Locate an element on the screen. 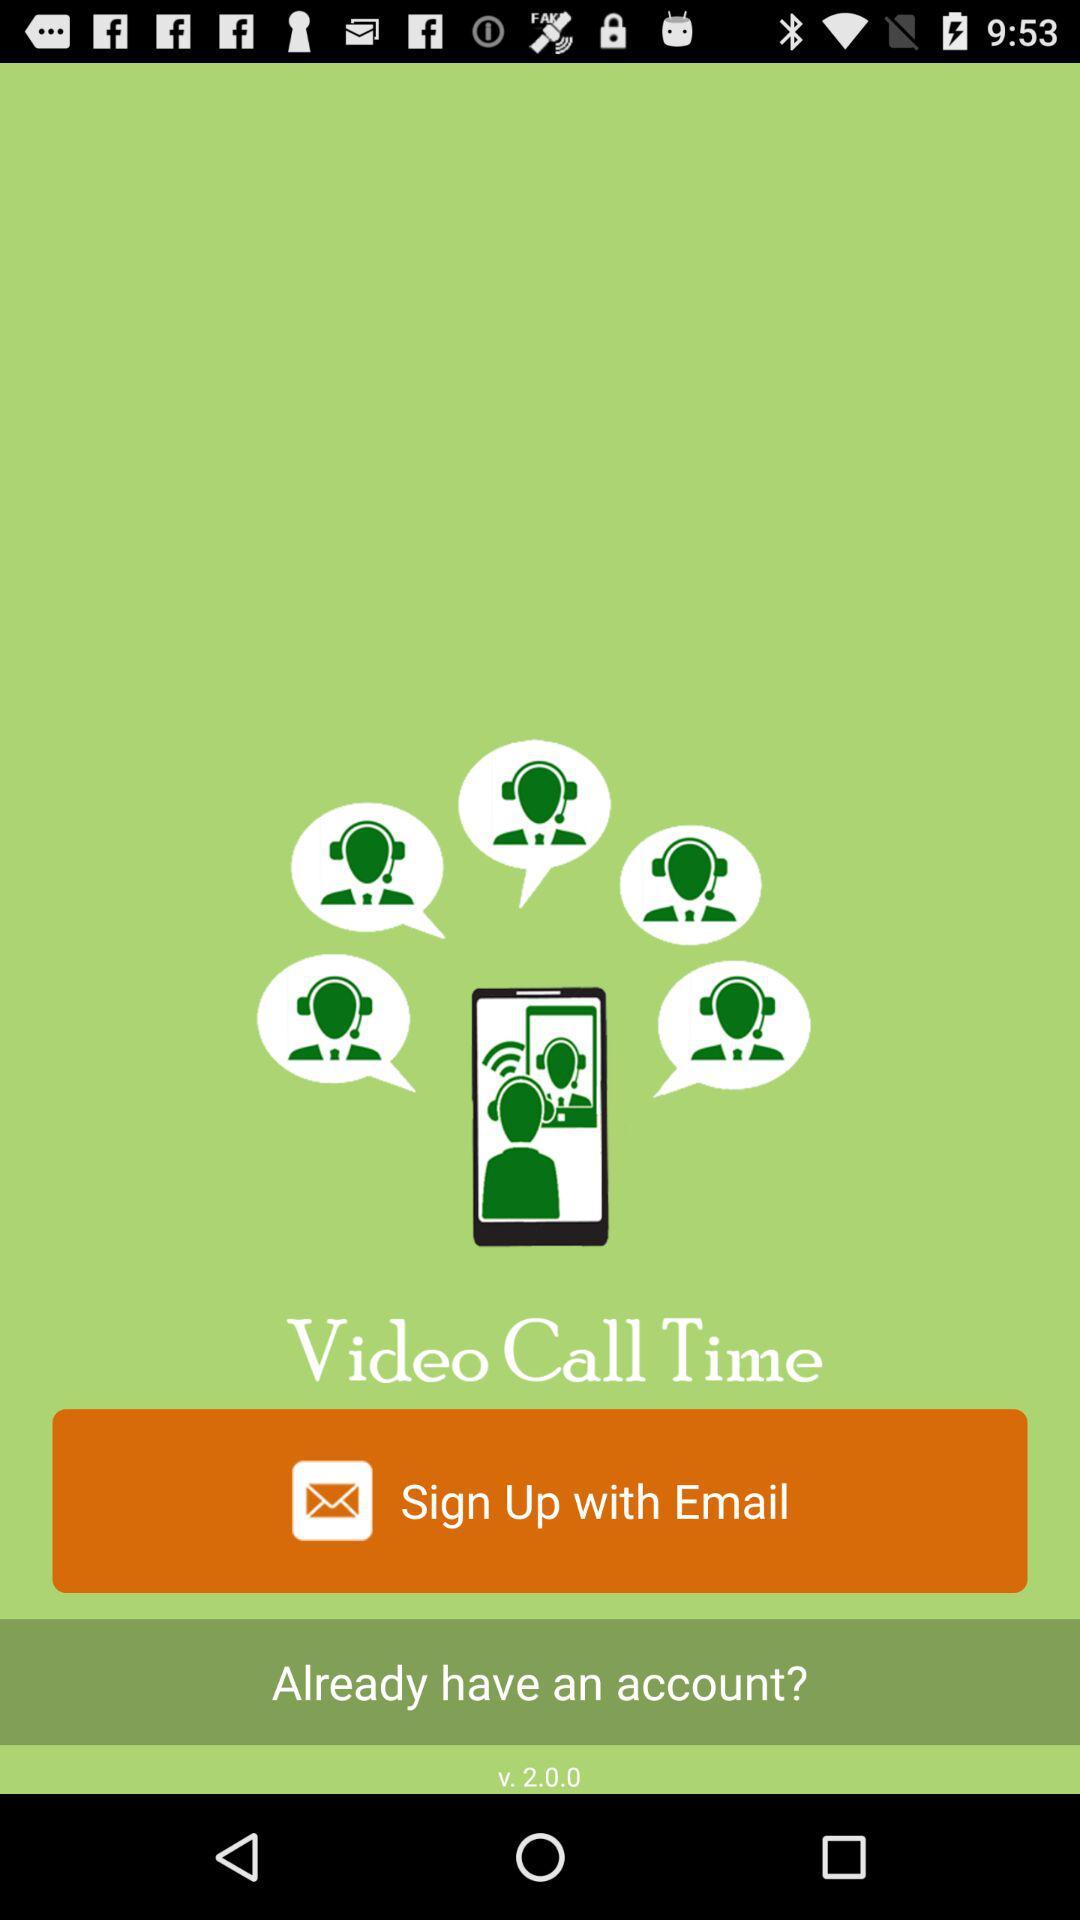 This screenshot has width=1080, height=1920. the already have an icon is located at coordinates (540, 1681).